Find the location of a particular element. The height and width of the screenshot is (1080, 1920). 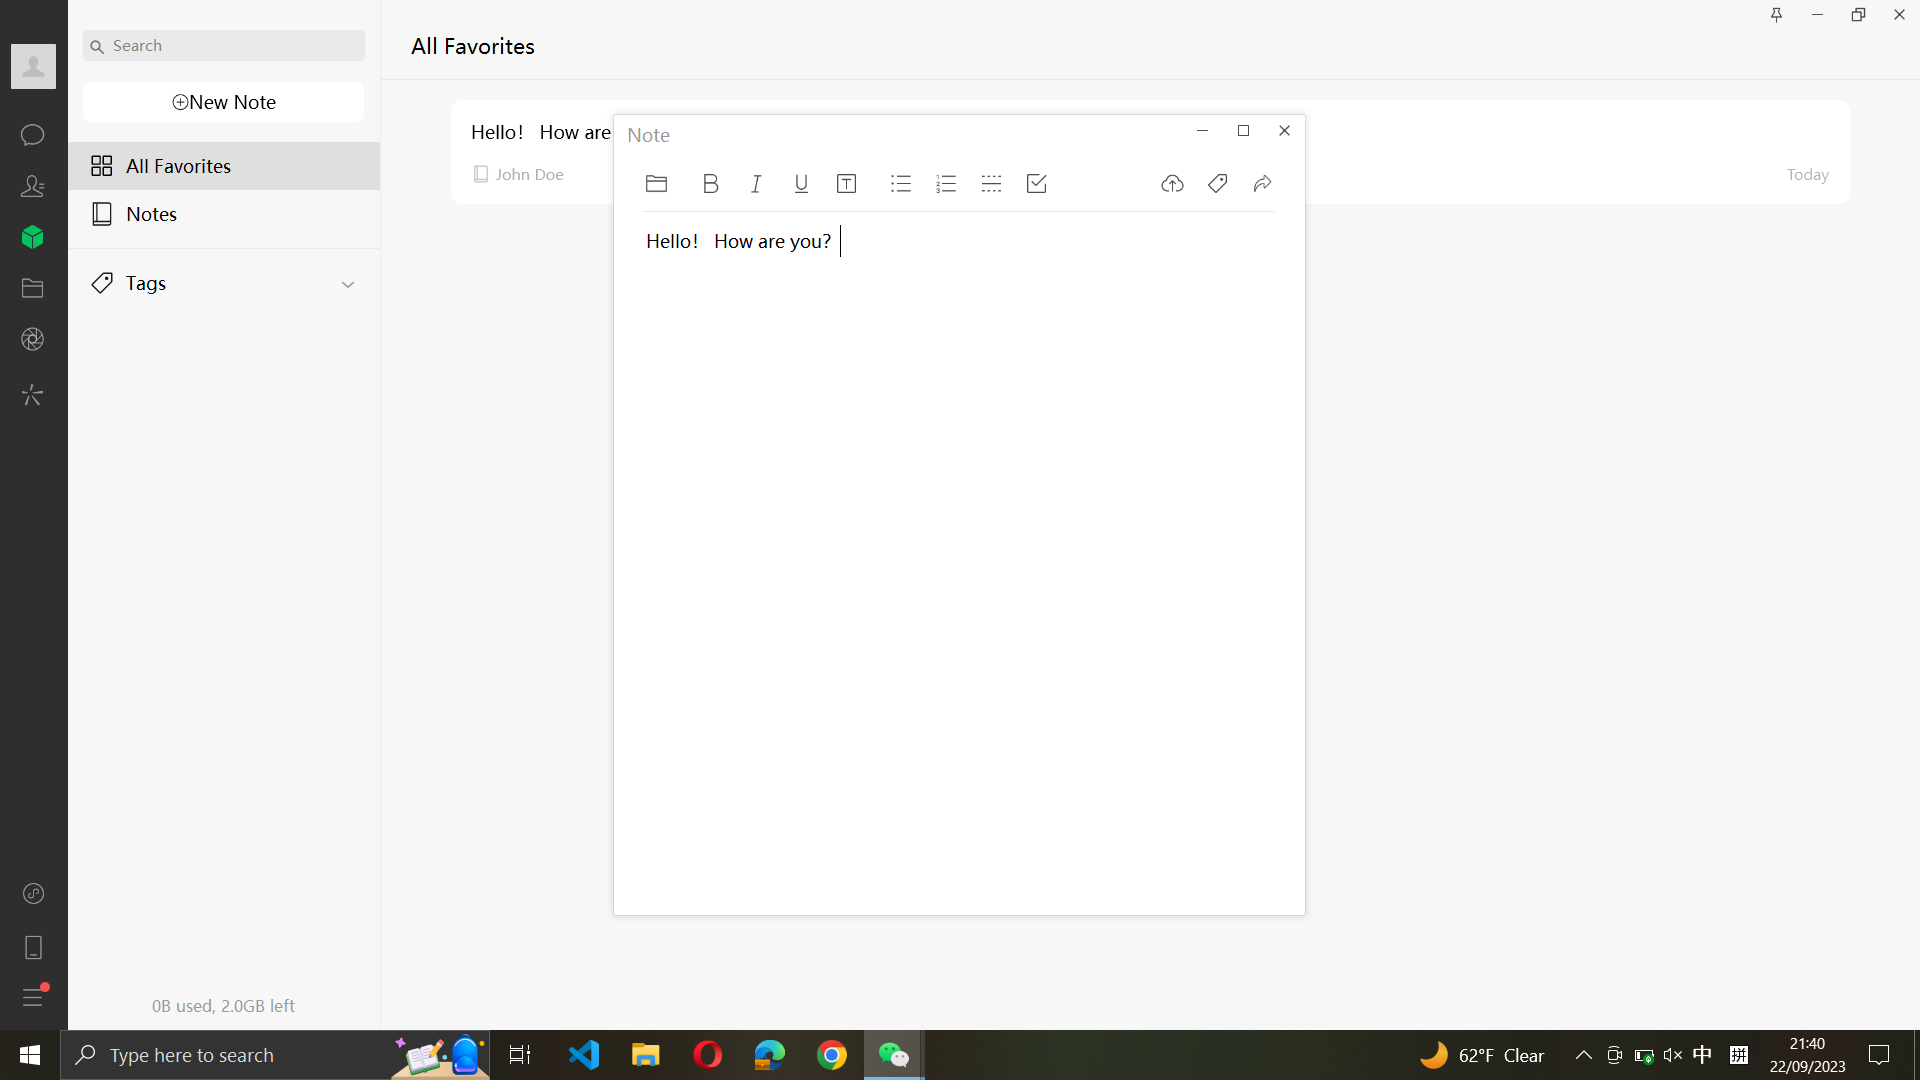

Enlarge the note window to its maximum size is located at coordinates (1242, 128).